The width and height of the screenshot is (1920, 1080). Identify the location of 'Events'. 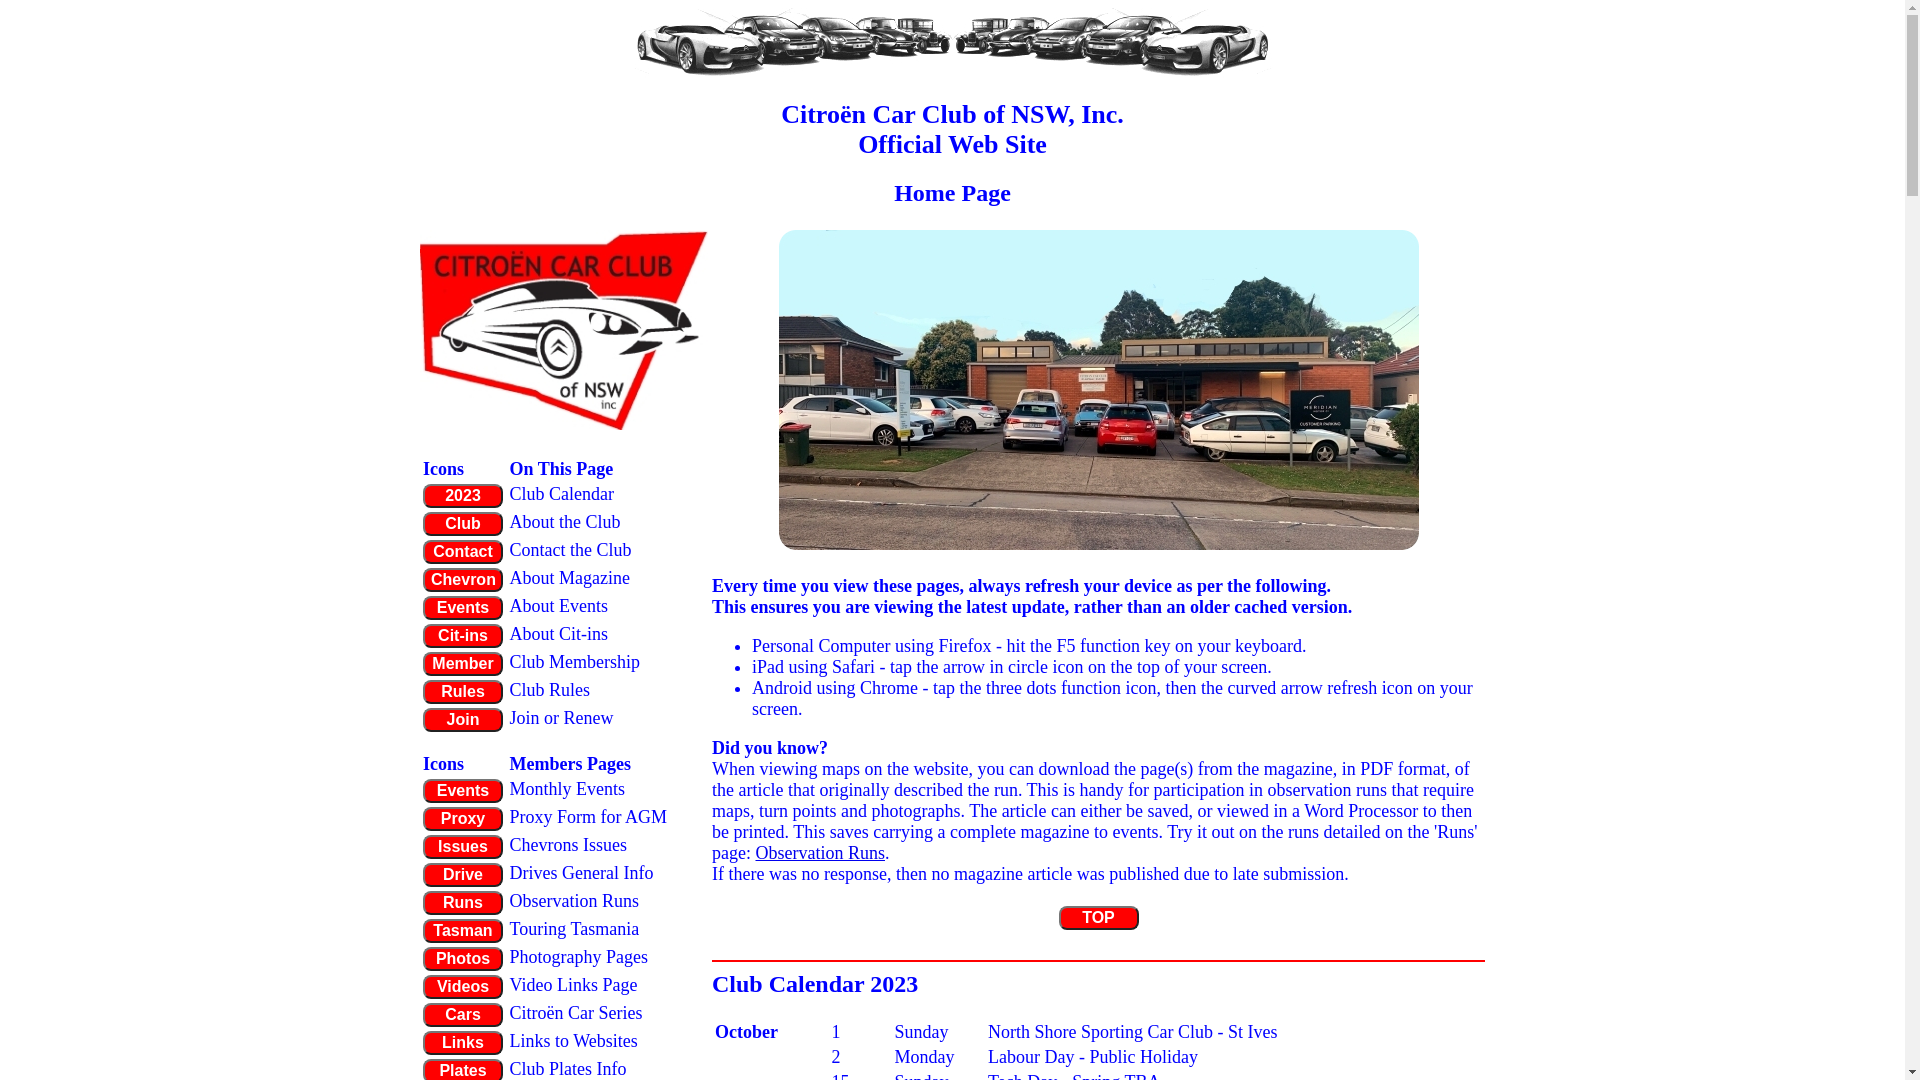
(461, 789).